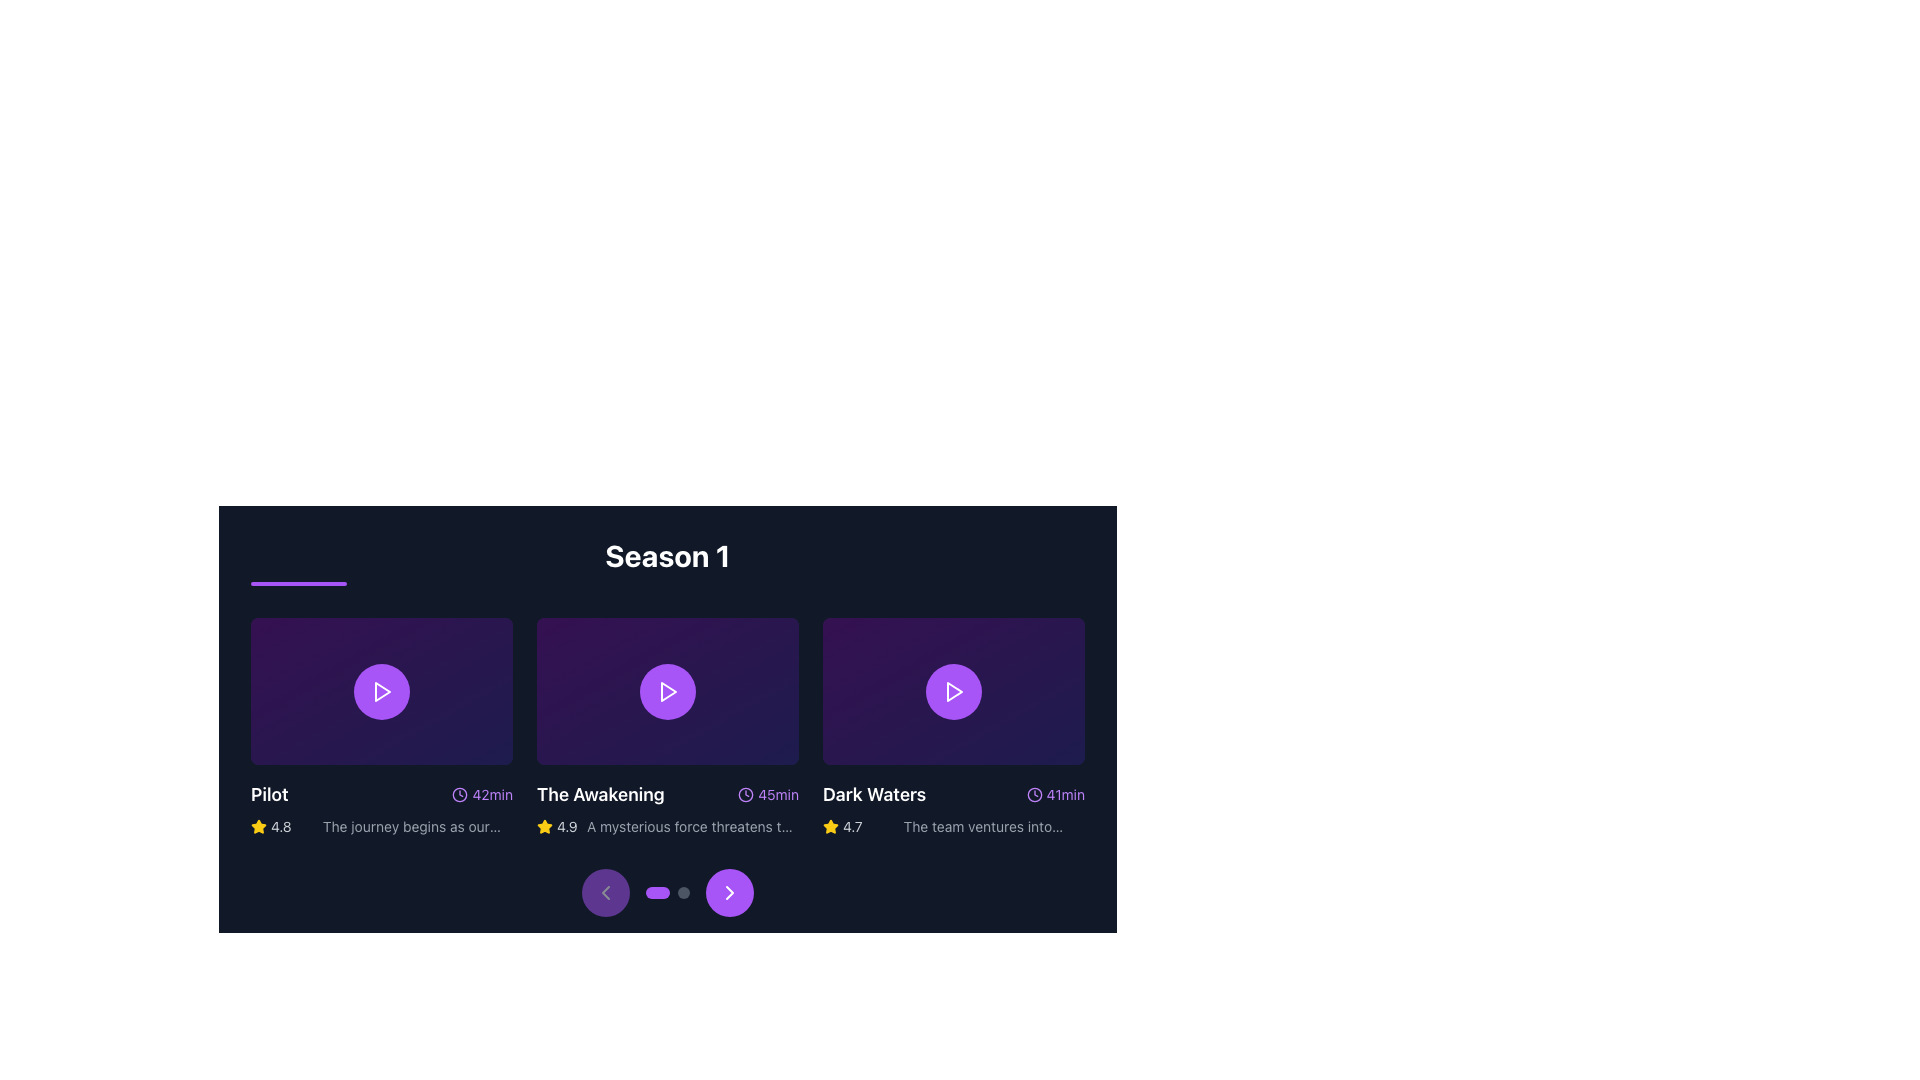 The width and height of the screenshot is (1920, 1080). What do you see at coordinates (668, 689) in the screenshot?
I see `the triangular play button icon located centrally within the second card from the left under the heading 'Season 1'` at bounding box center [668, 689].